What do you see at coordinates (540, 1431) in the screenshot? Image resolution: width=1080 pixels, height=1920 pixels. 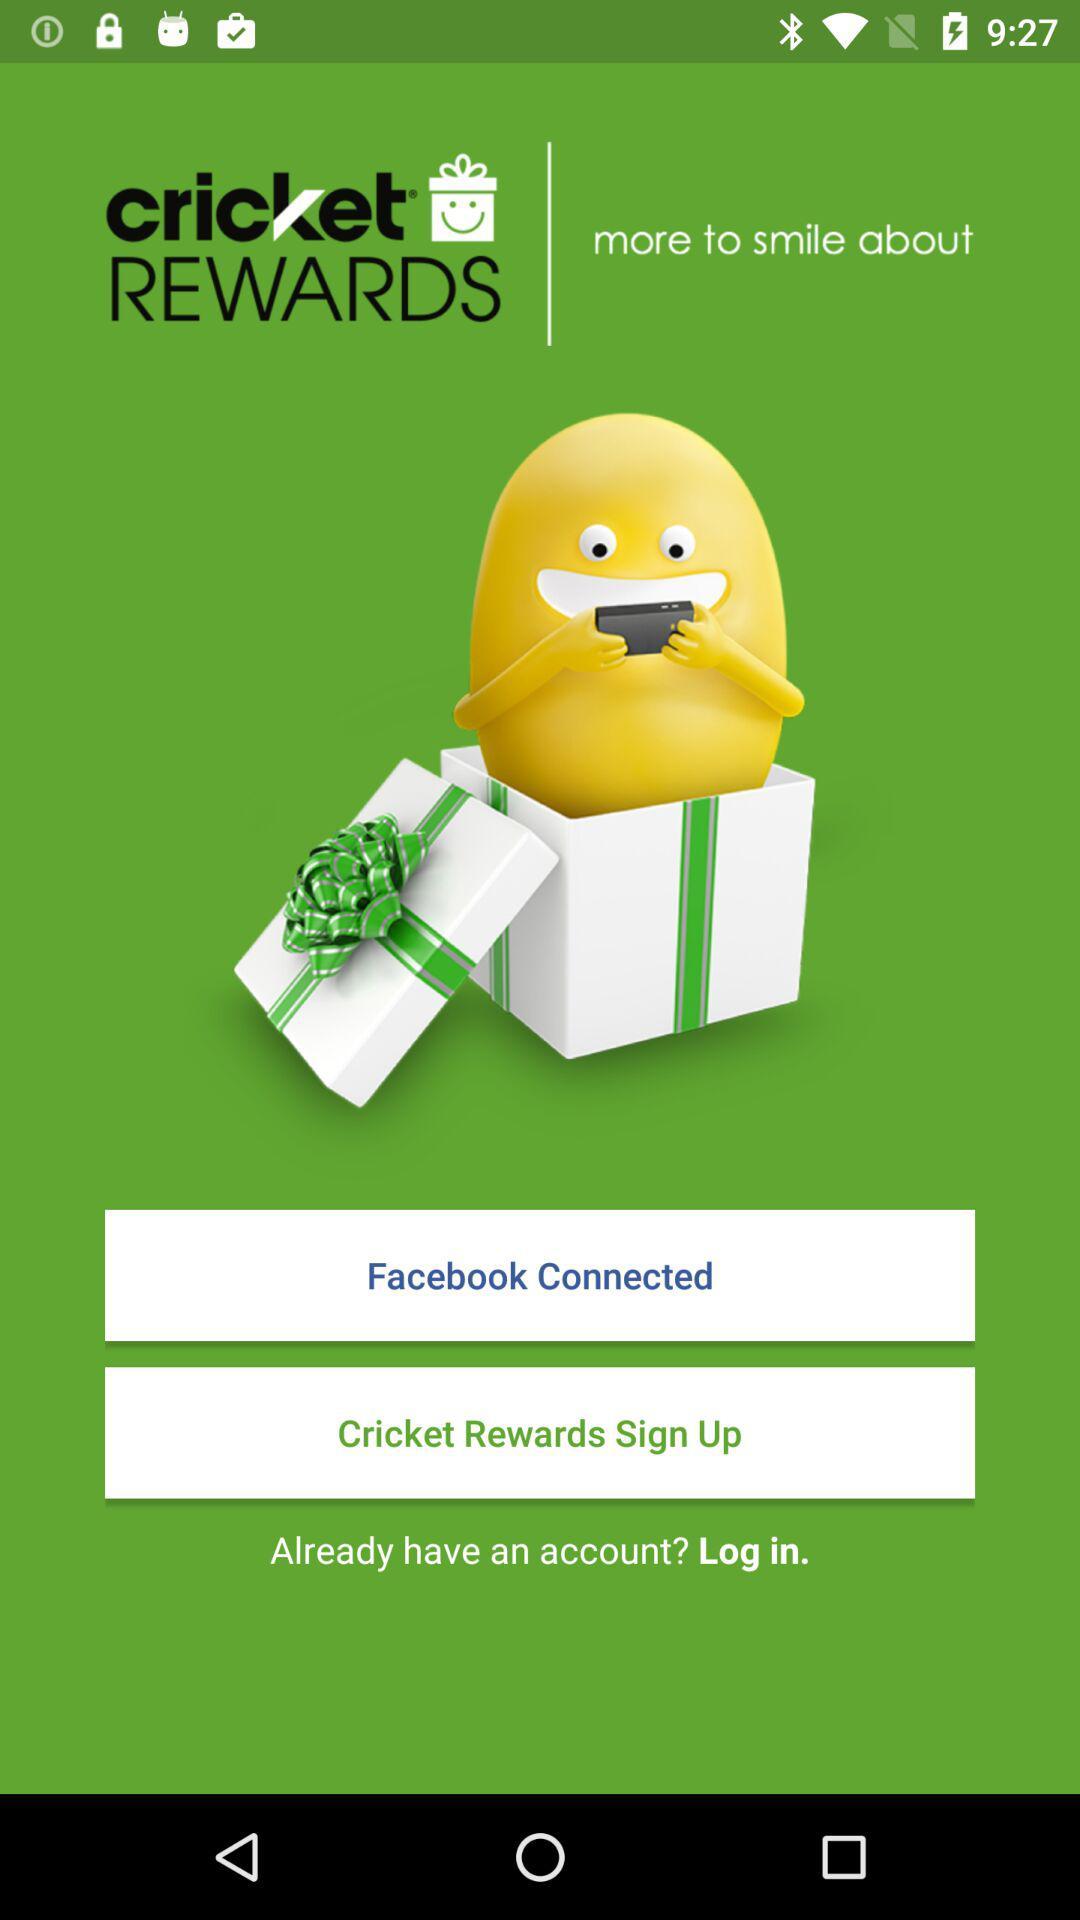 I see `cricket rewards sign item` at bounding box center [540, 1431].